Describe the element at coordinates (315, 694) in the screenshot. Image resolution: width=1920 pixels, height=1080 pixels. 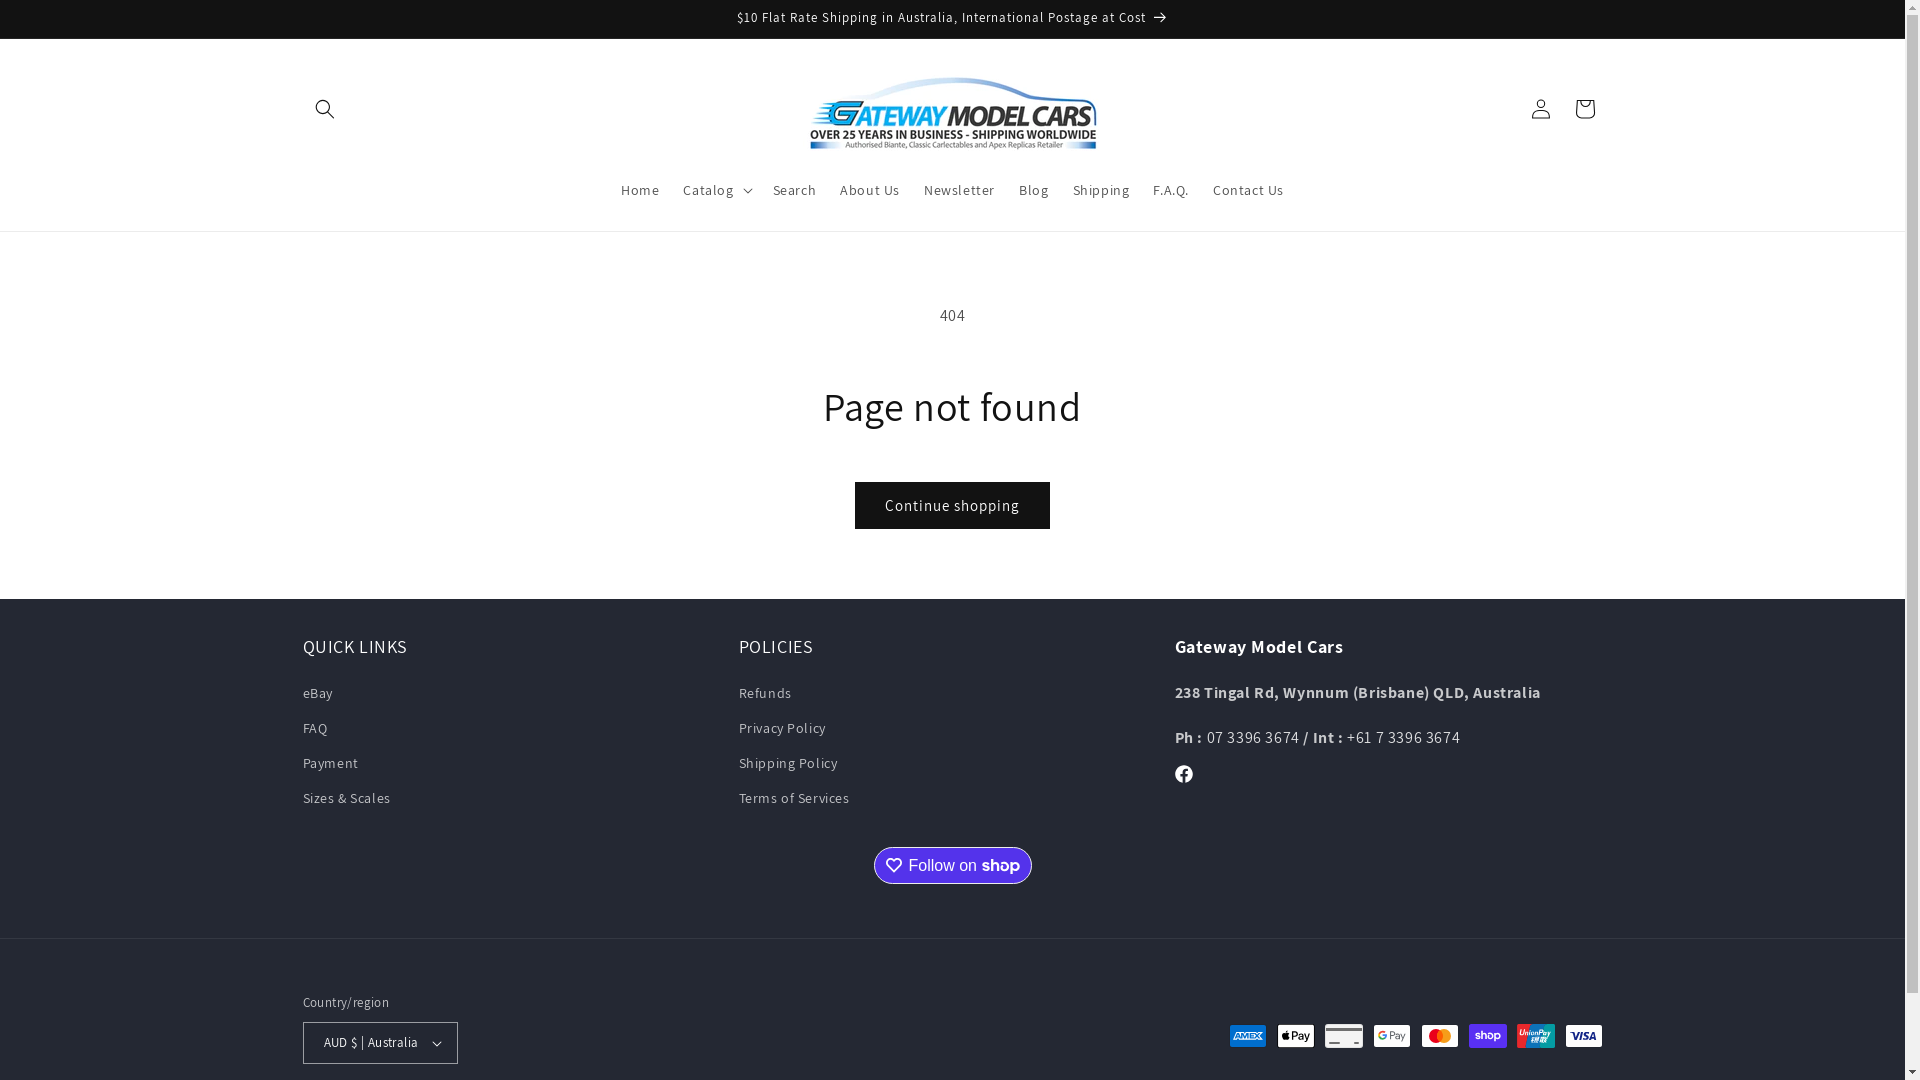
I see `'eBay'` at that location.